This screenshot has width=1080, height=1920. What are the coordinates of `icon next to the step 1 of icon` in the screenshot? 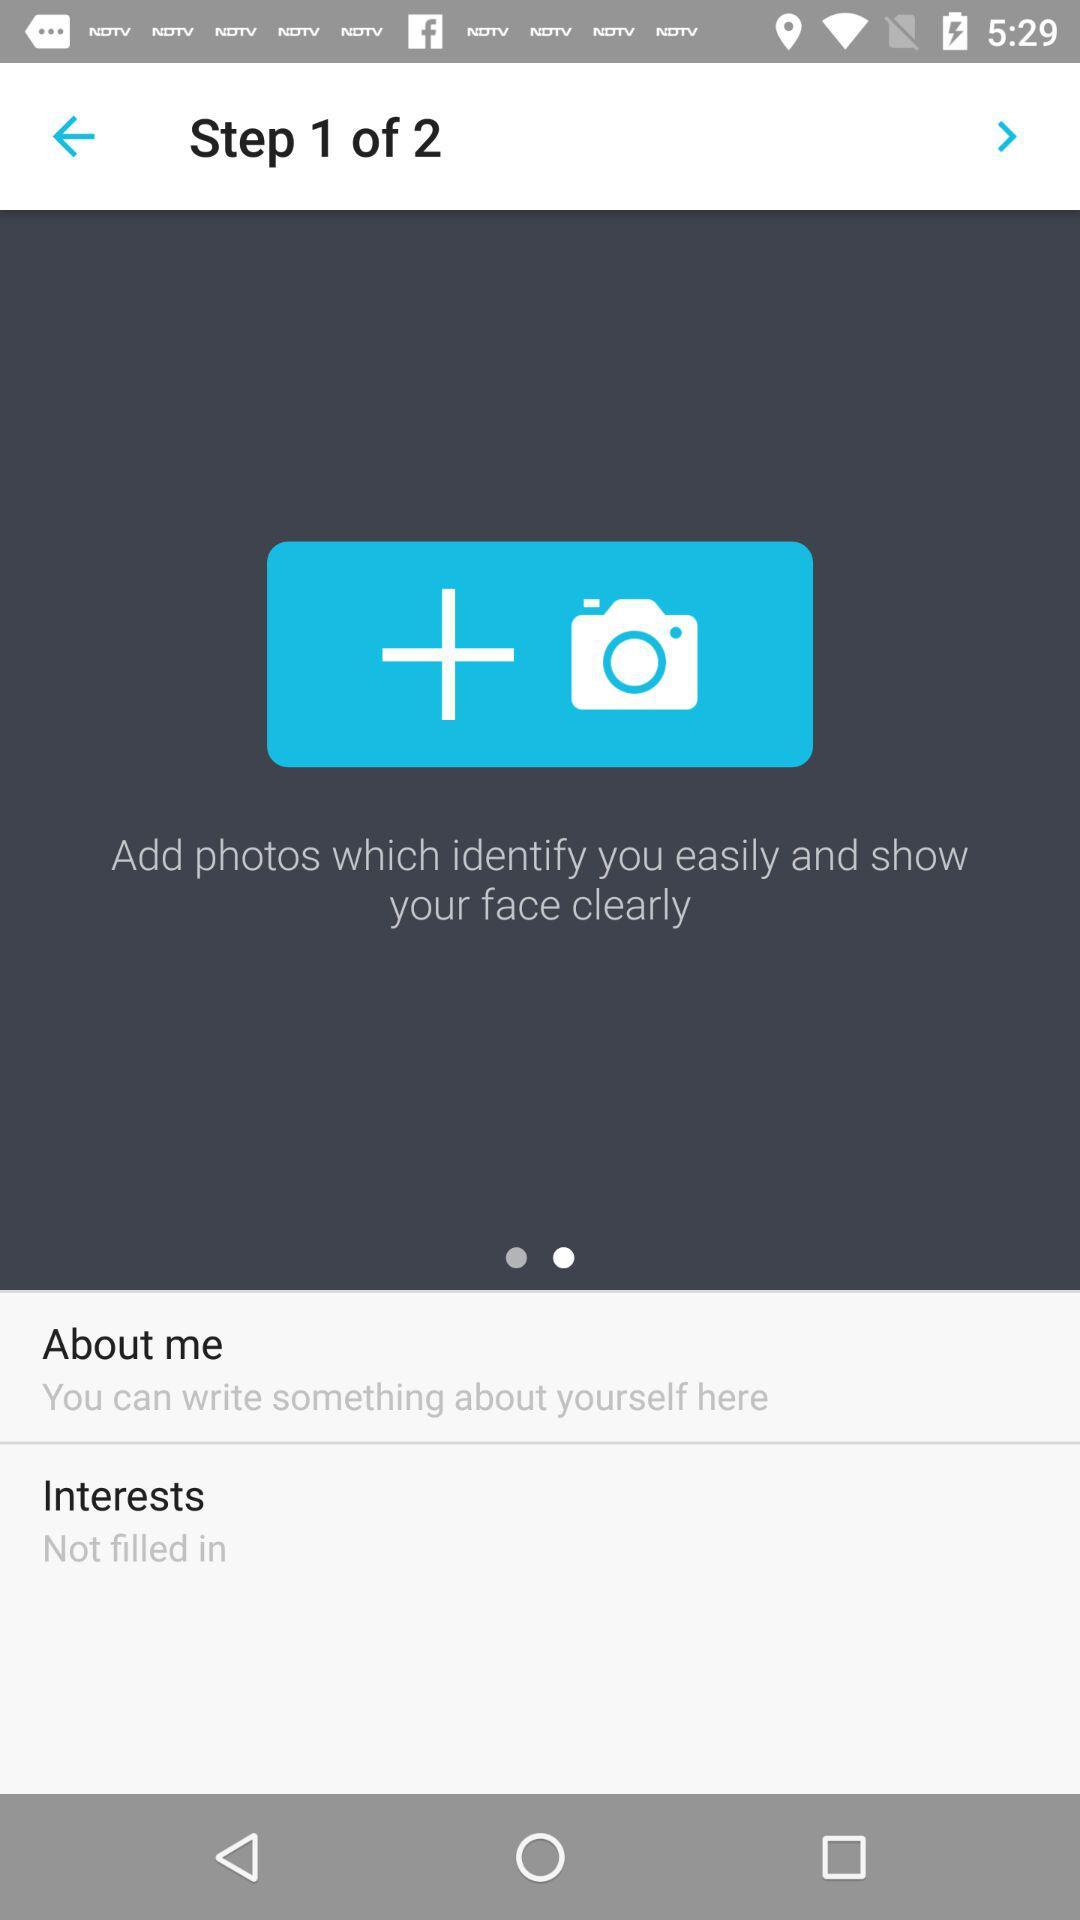 It's located at (1006, 135).